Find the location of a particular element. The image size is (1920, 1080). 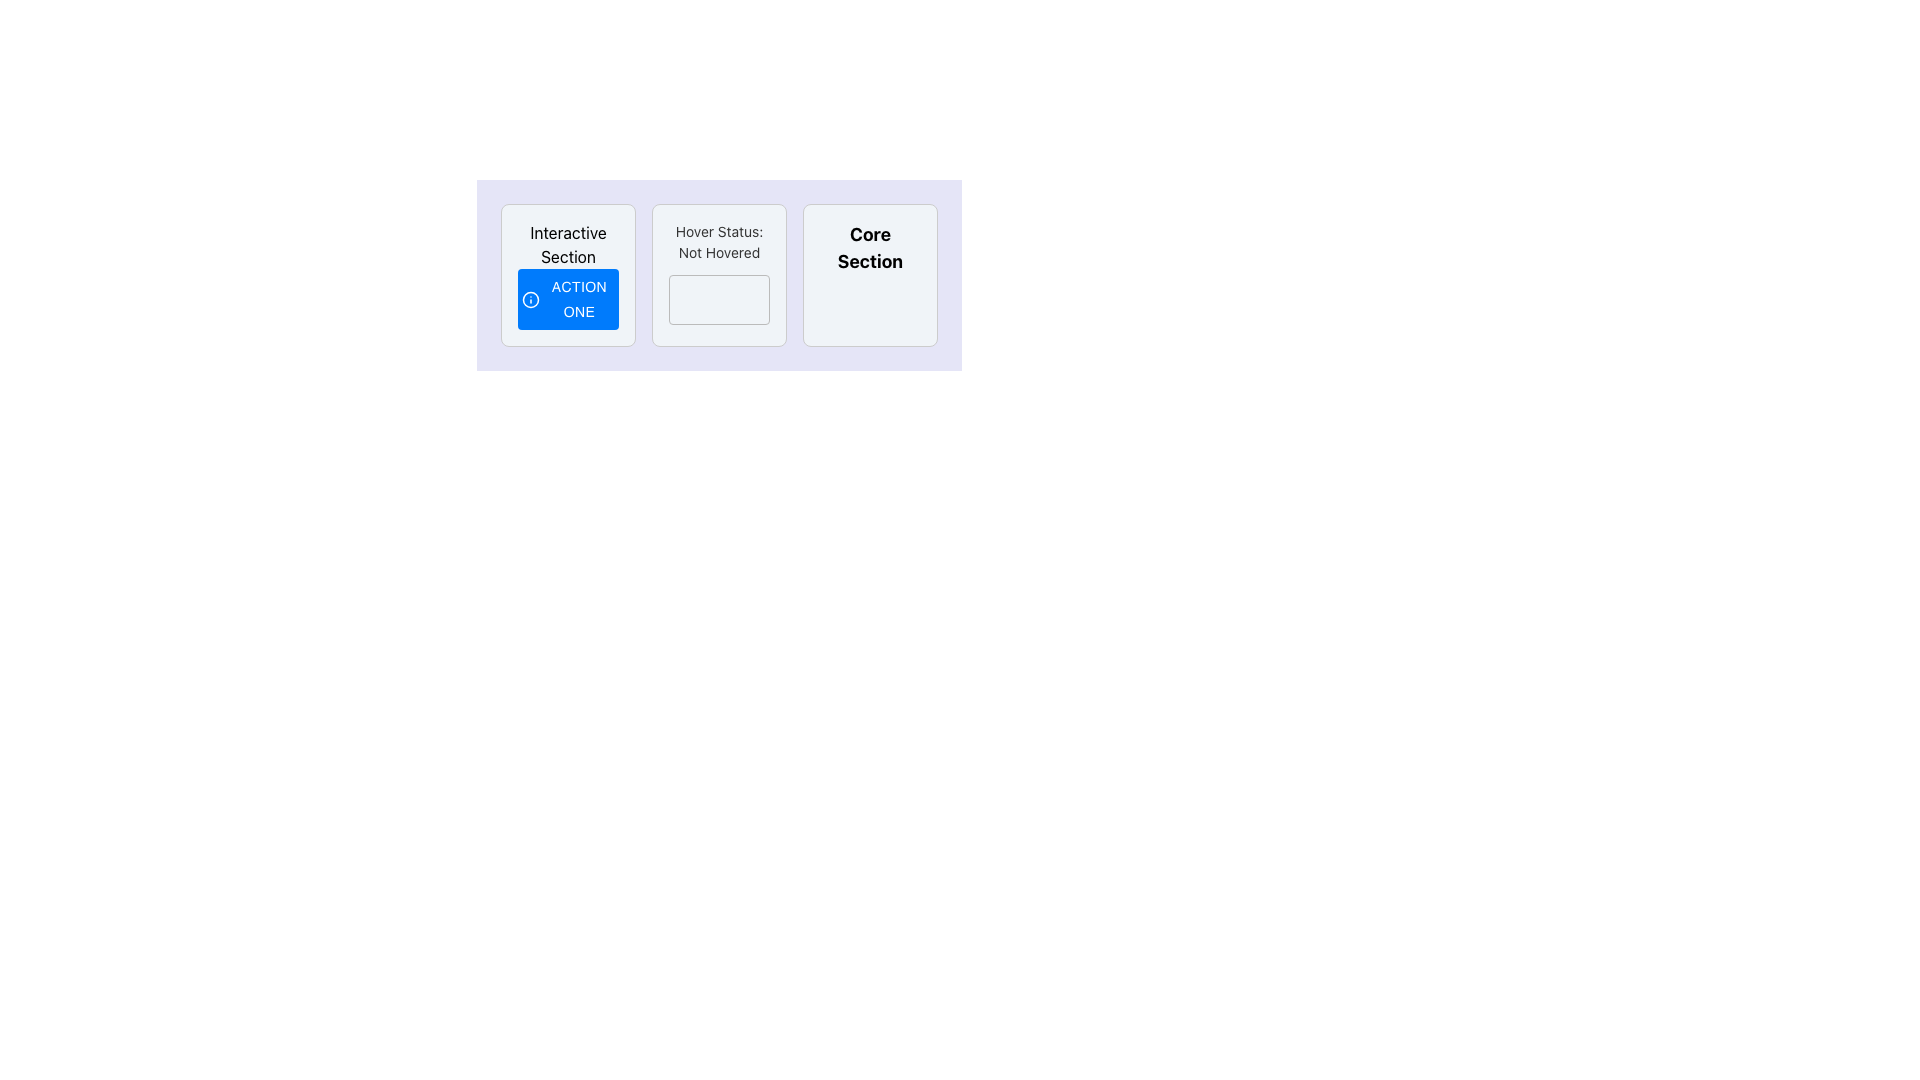

the 'Action One' button within the 'Interactive Section' card for keyboard interaction is located at coordinates (567, 275).